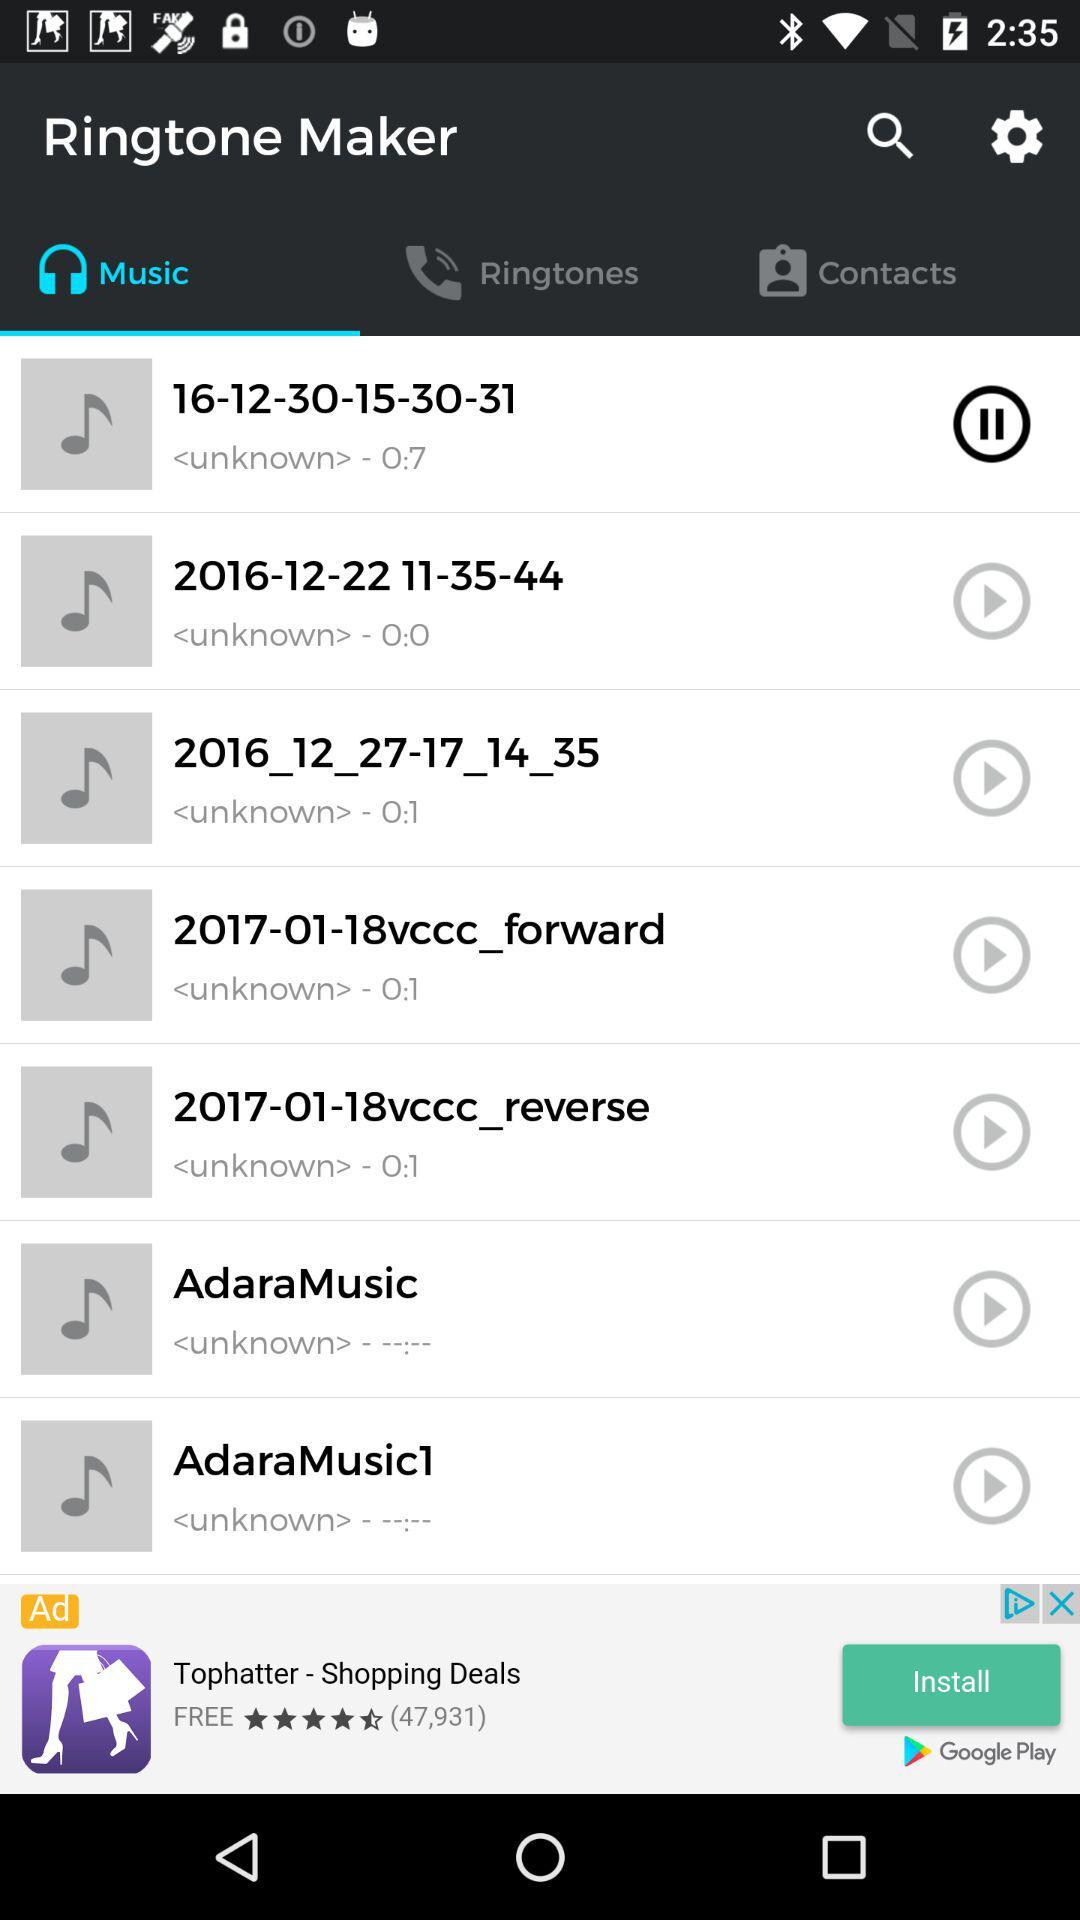 The image size is (1080, 1920). What do you see at coordinates (991, 423) in the screenshot?
I see `pause the ringtone` at bounding box center [991, 423].